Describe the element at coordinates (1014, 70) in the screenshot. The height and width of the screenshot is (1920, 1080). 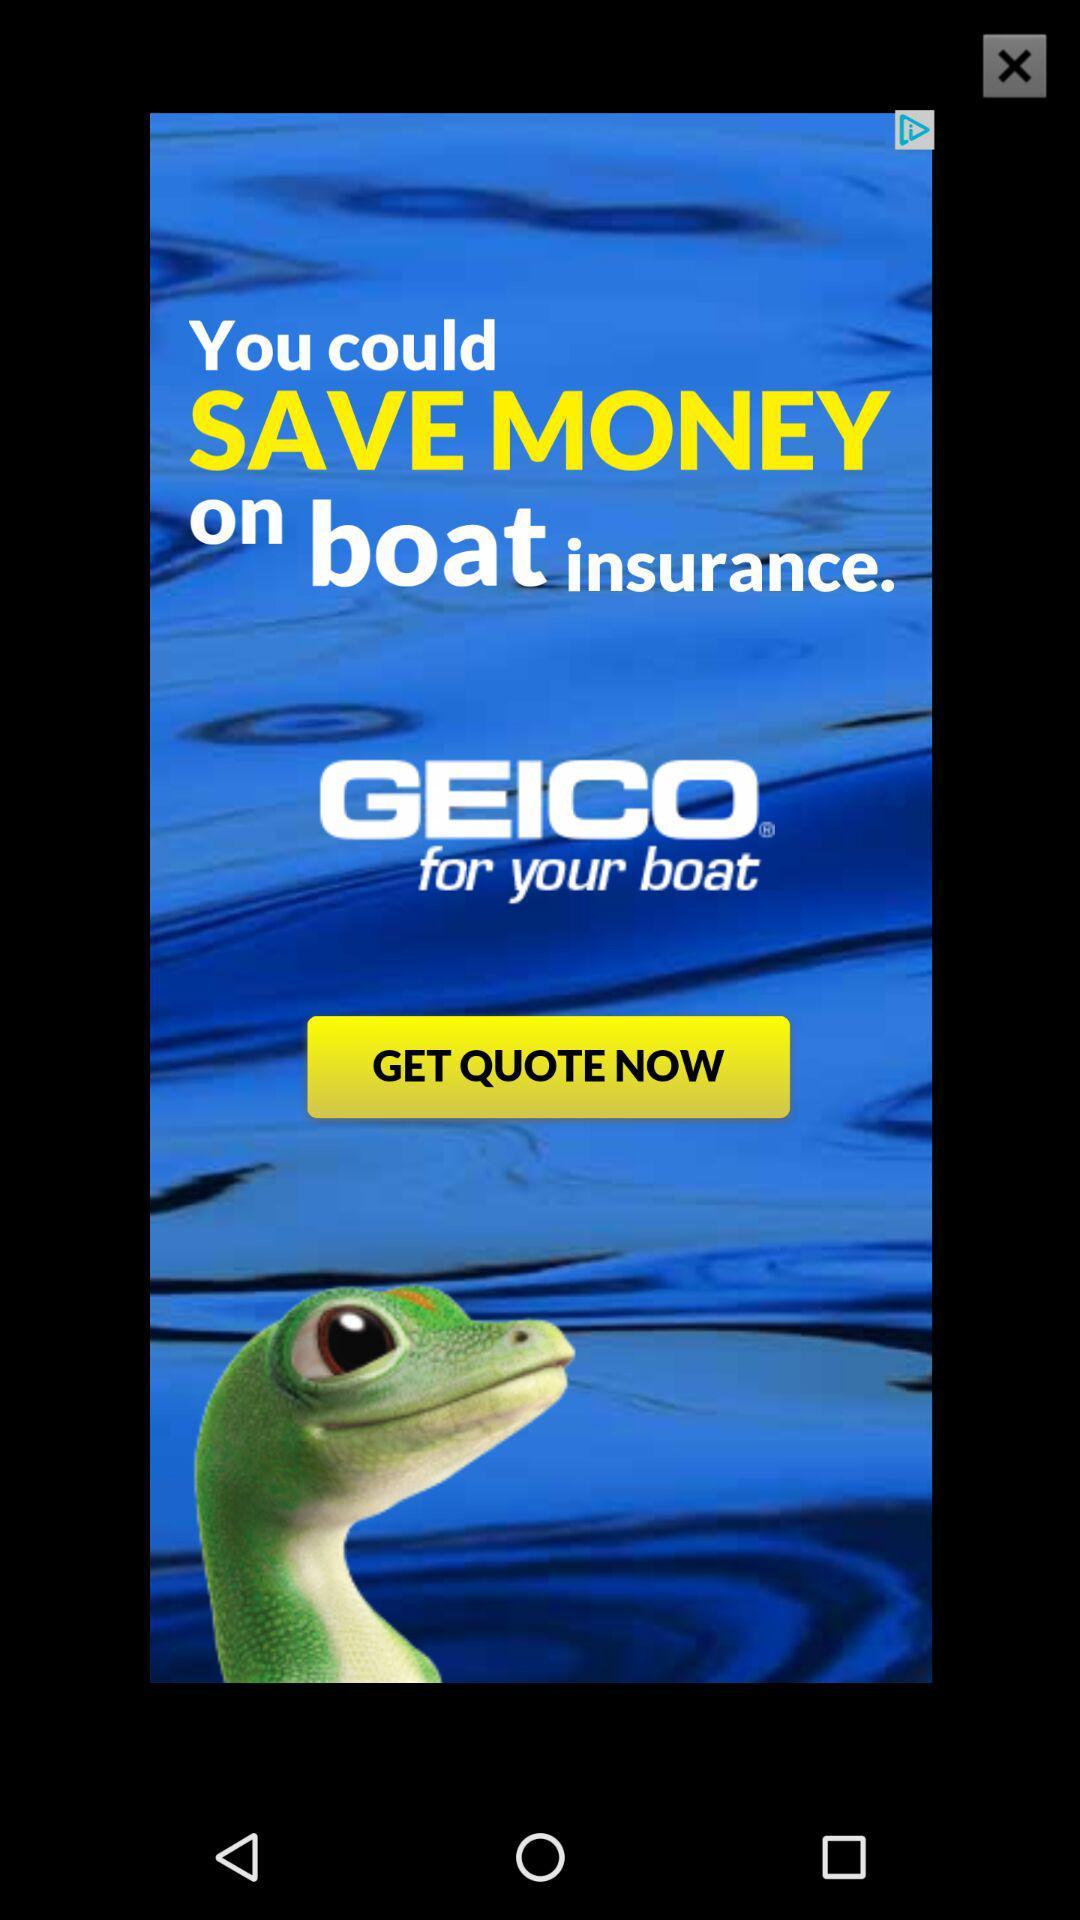
I see `the close icon` at that location.